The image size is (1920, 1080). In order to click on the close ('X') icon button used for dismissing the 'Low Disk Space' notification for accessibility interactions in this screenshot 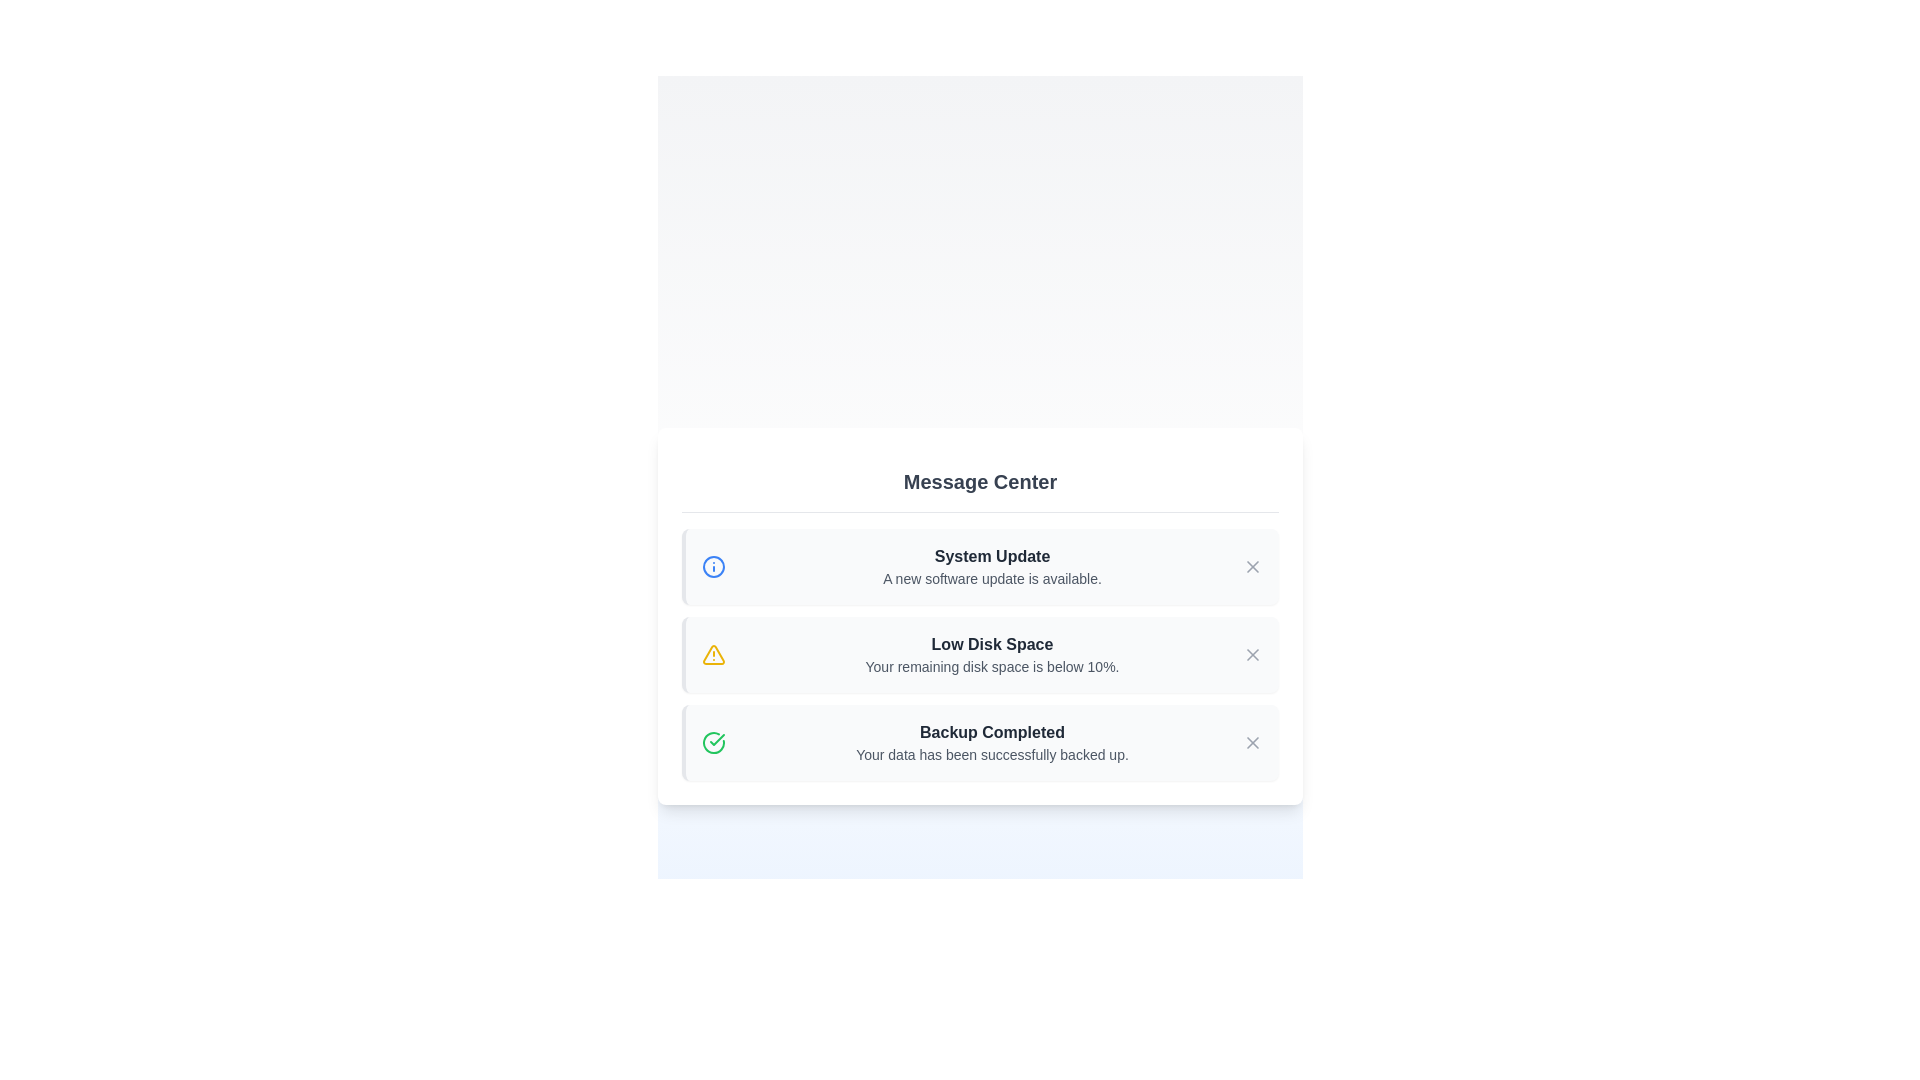, I will do `click(1251, 654)`.